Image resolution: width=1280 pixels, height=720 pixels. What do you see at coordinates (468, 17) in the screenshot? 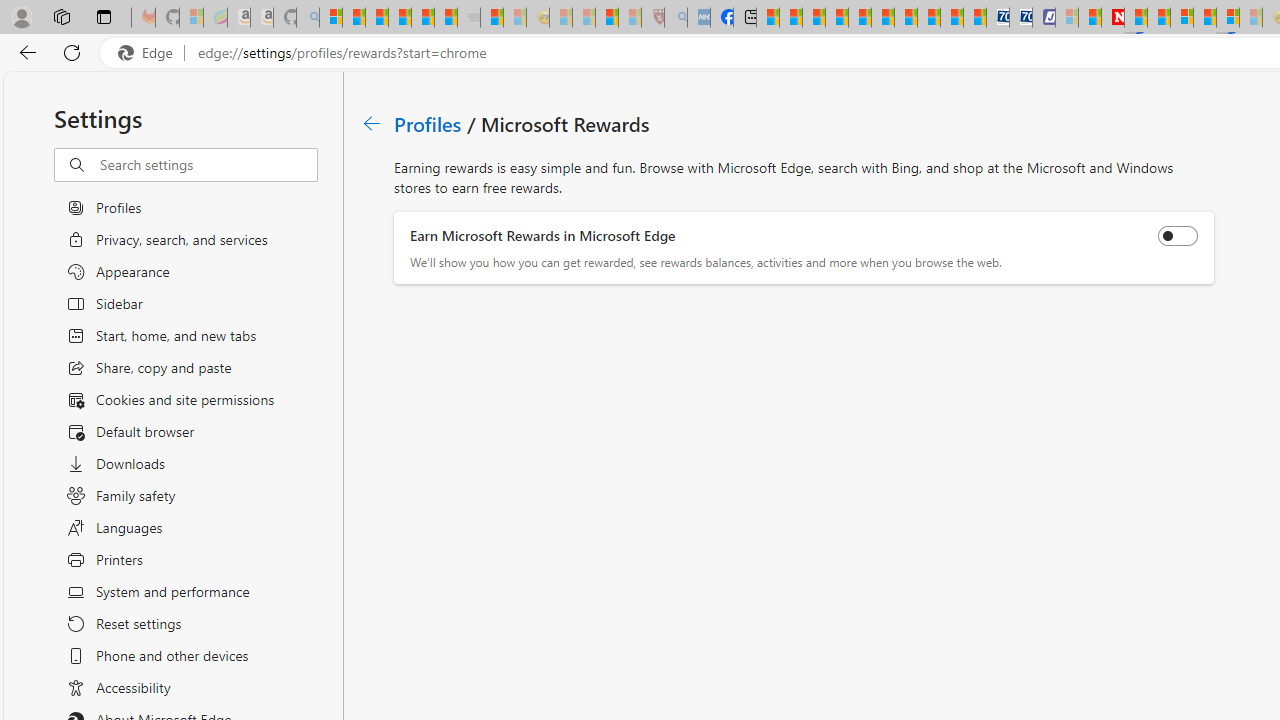
I see `'Combat Siege - Sleeping'` at bounding box center [468, 17].